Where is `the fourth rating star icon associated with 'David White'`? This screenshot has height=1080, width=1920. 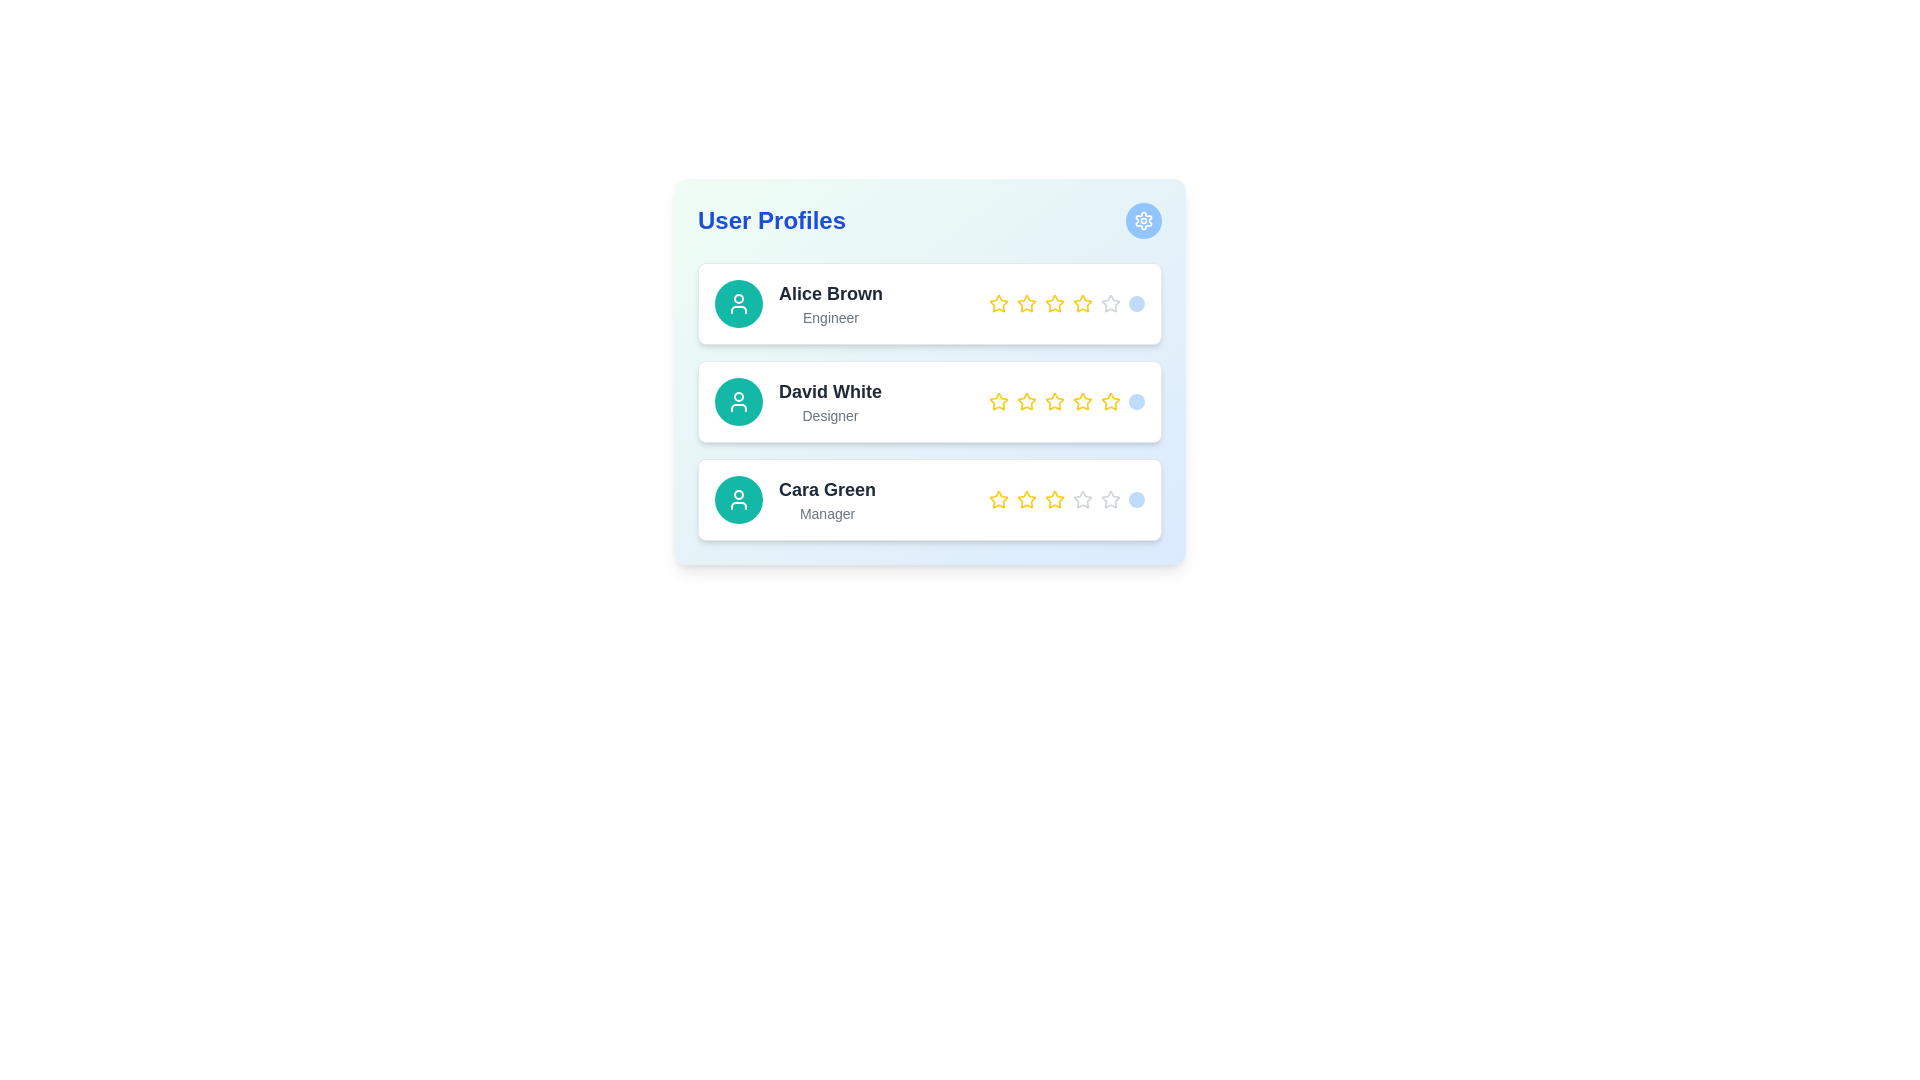
the fourth rating star icon associated with 'David White' is located at coordinates (1082, 401).